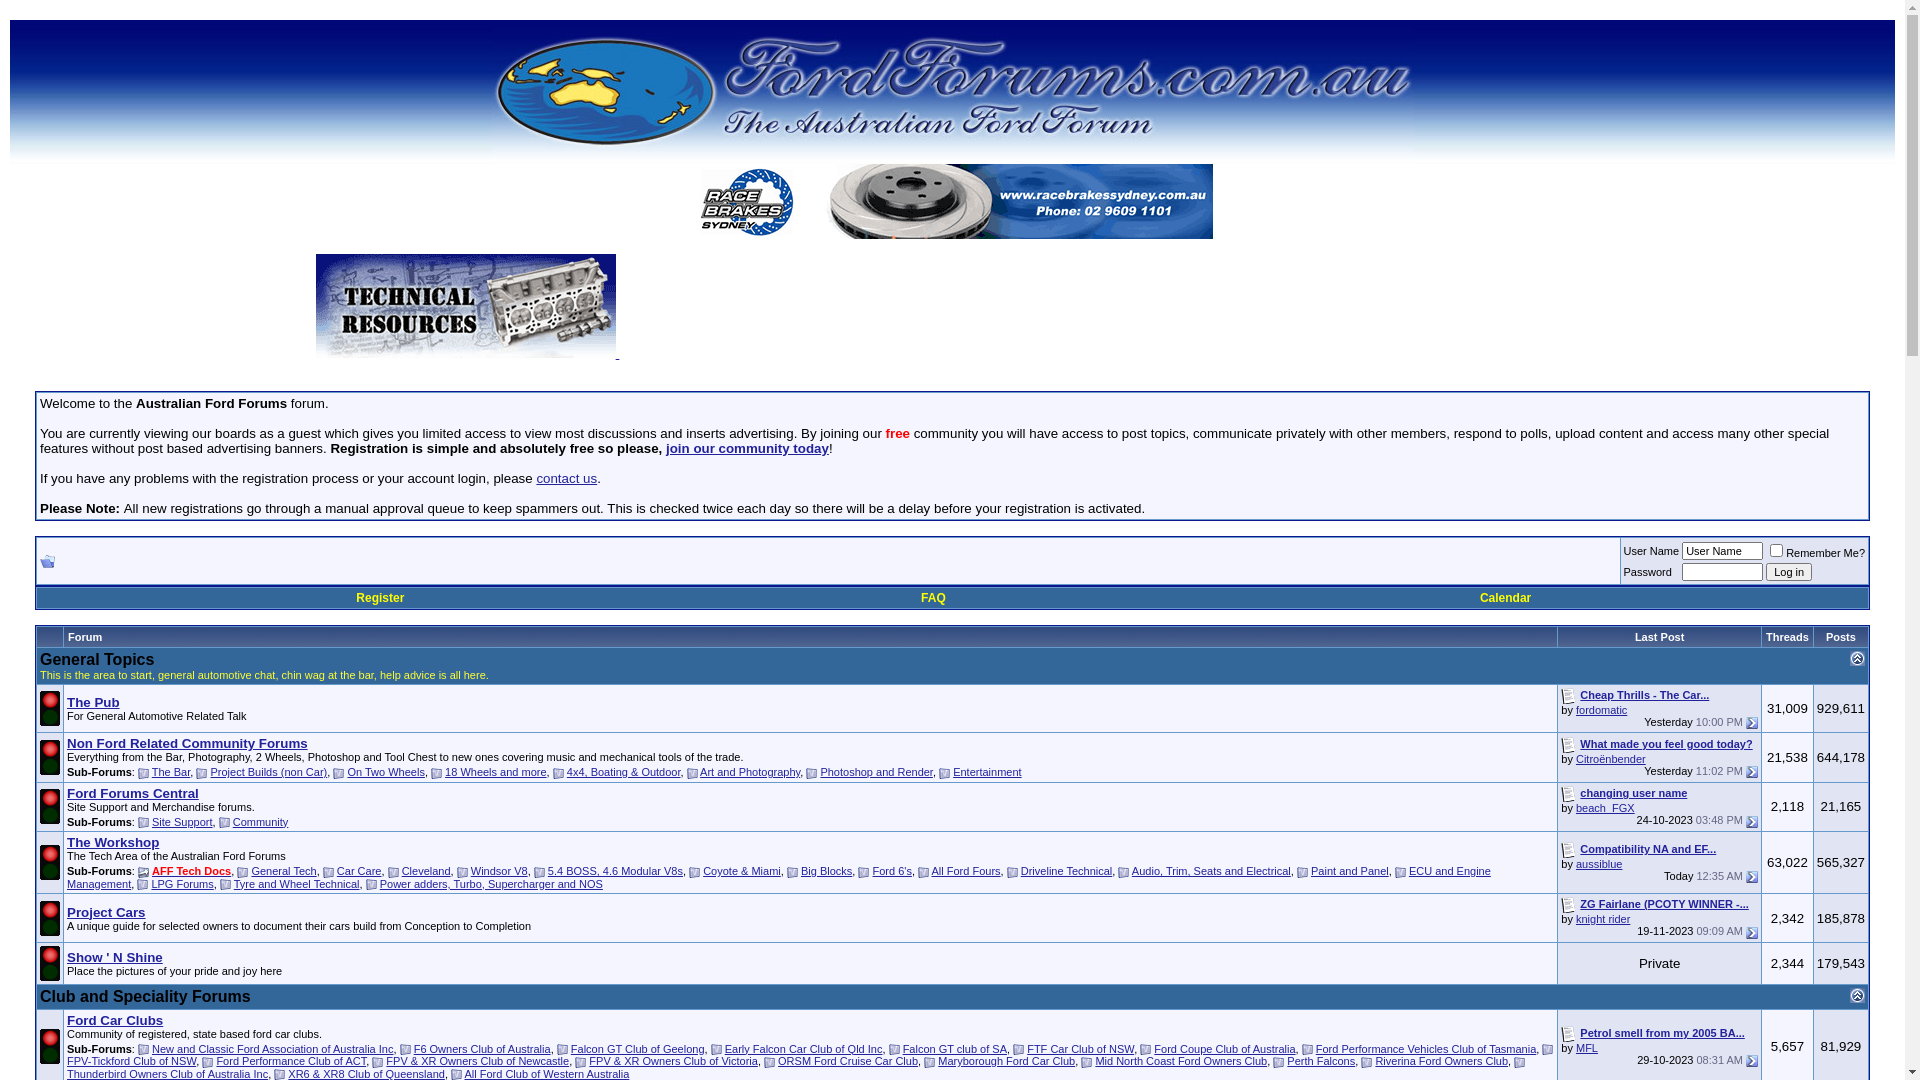  What do you see at coordinates (623, 770) in the screenshot?
I see `'4x4, Boating & Outdoor'` at bounding box center [623, 770].